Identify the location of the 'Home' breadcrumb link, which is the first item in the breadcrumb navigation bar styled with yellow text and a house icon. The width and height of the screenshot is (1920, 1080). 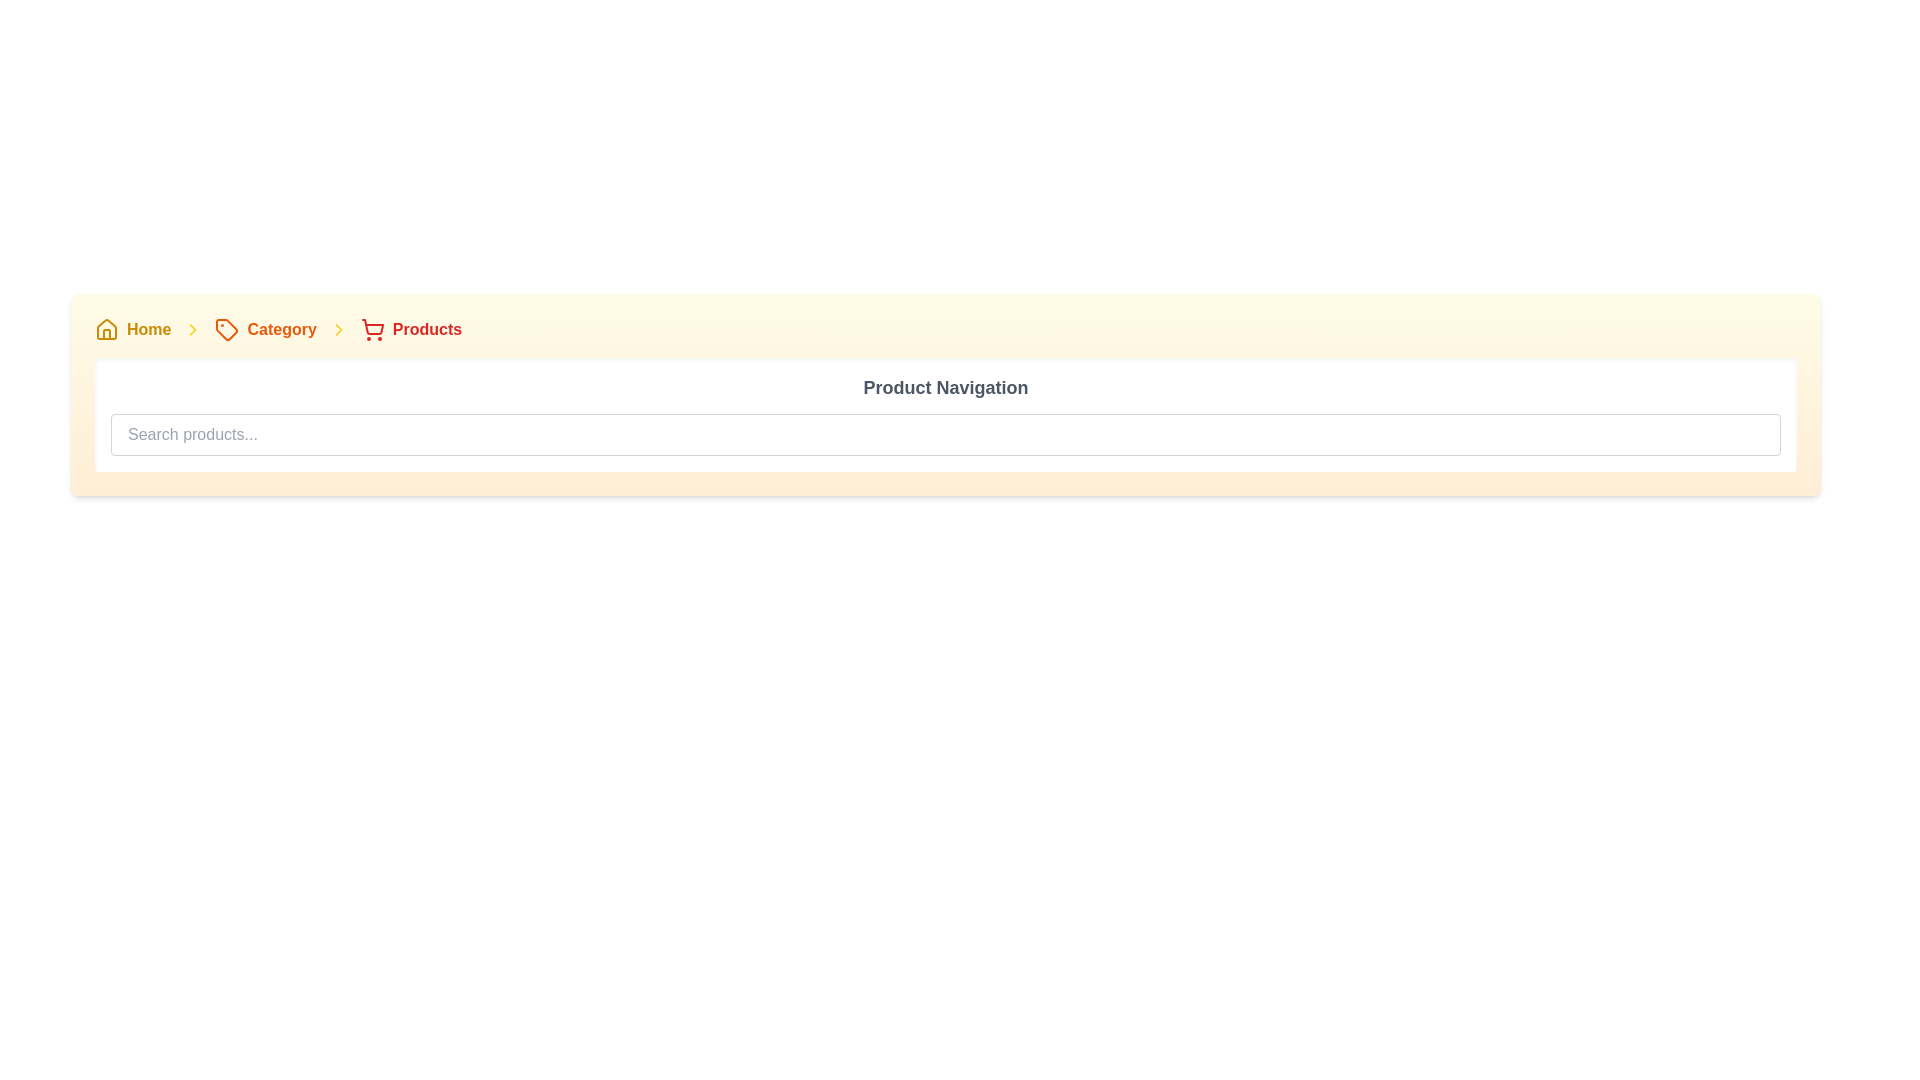
(132, 329).